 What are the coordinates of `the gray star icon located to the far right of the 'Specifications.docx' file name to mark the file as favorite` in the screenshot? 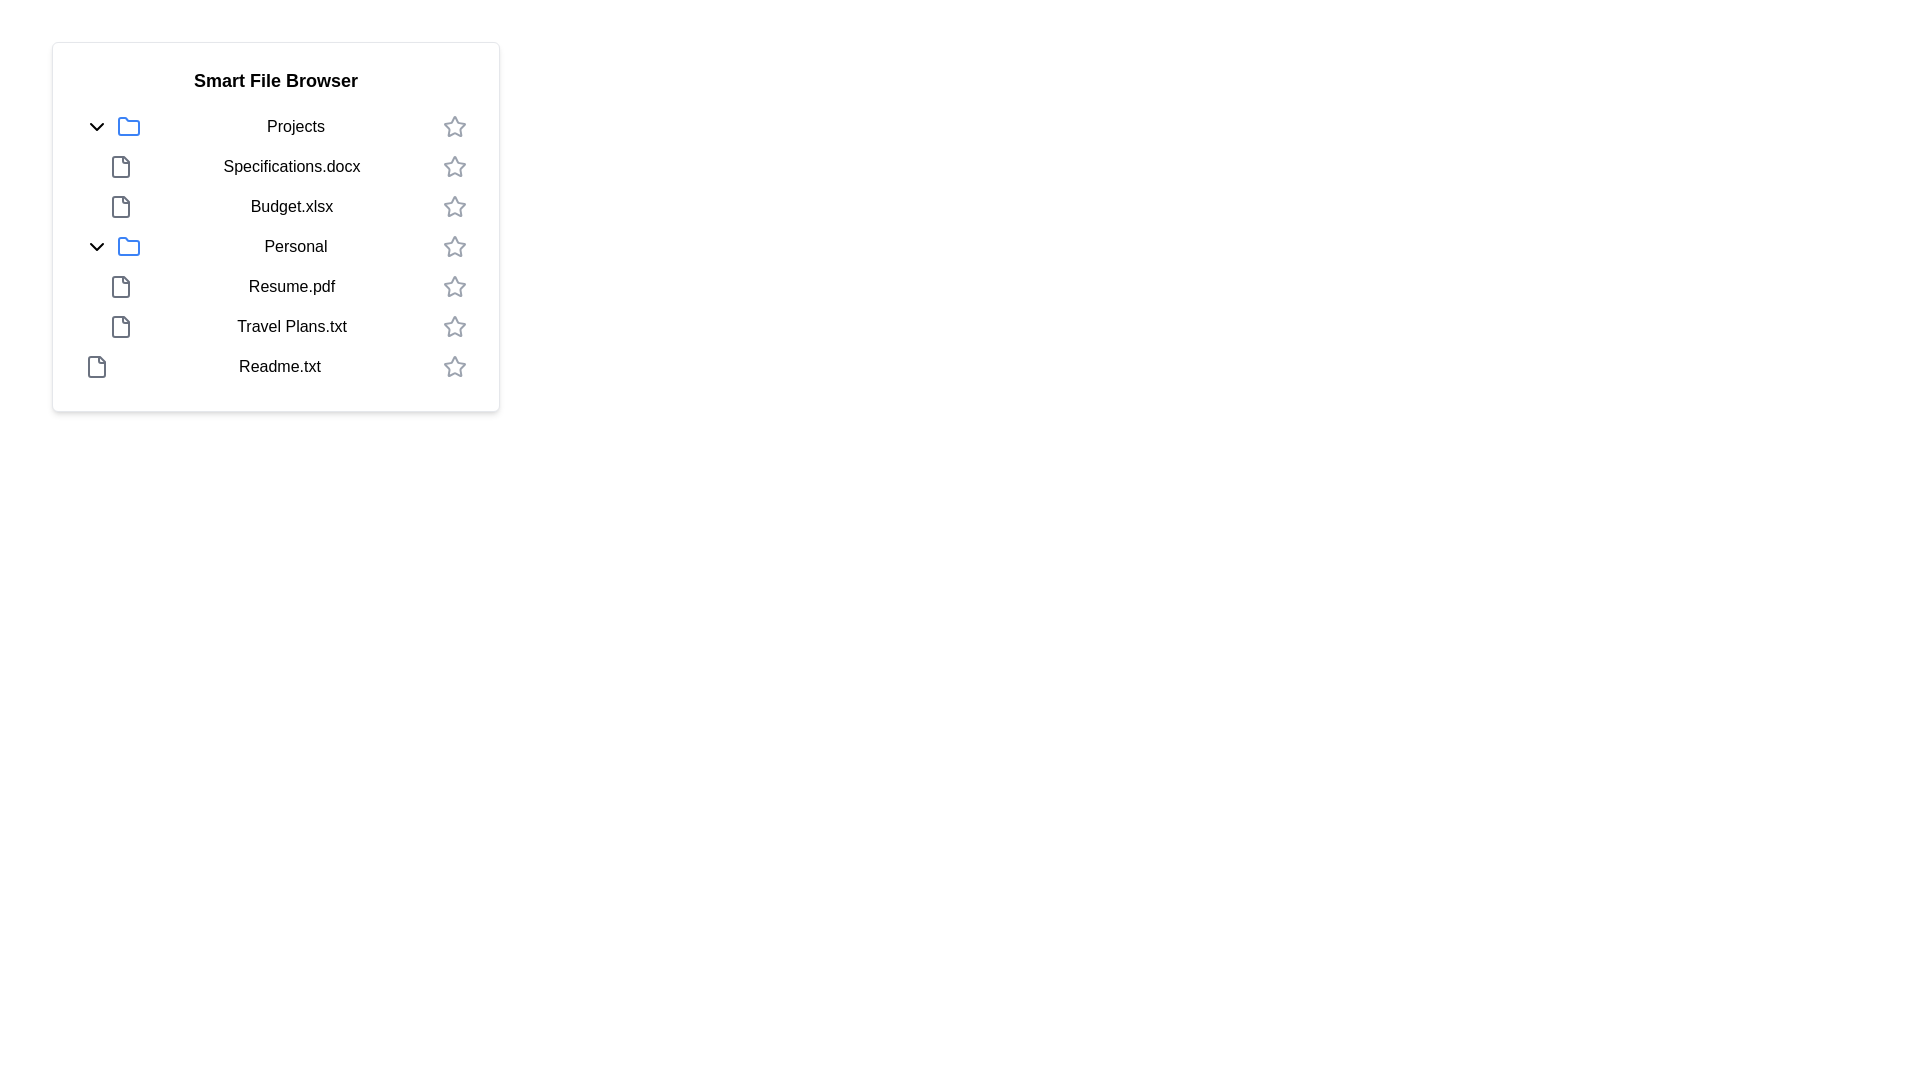 It's located at (454, 165).